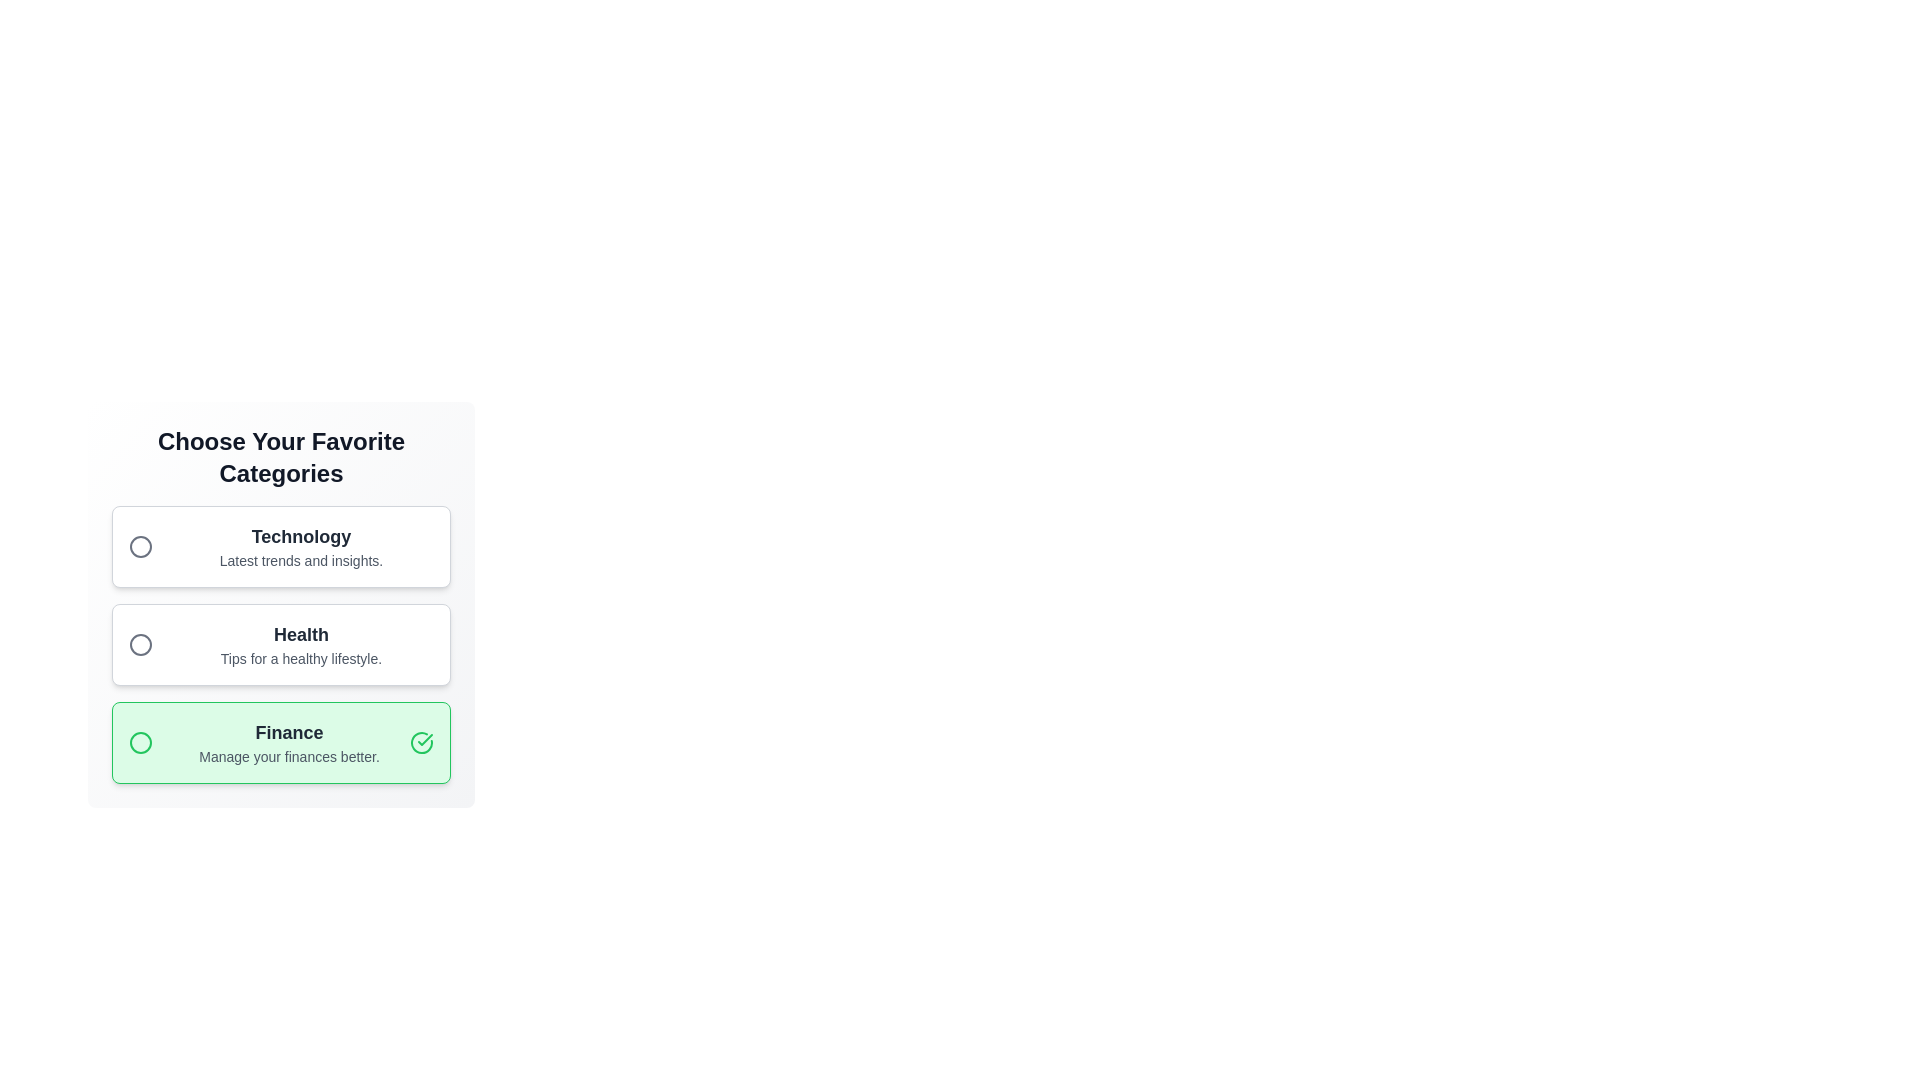 This screenshot has height=1080, width=1920. I want to click on the category Technology to observe its hover effect, so click(280, 547).